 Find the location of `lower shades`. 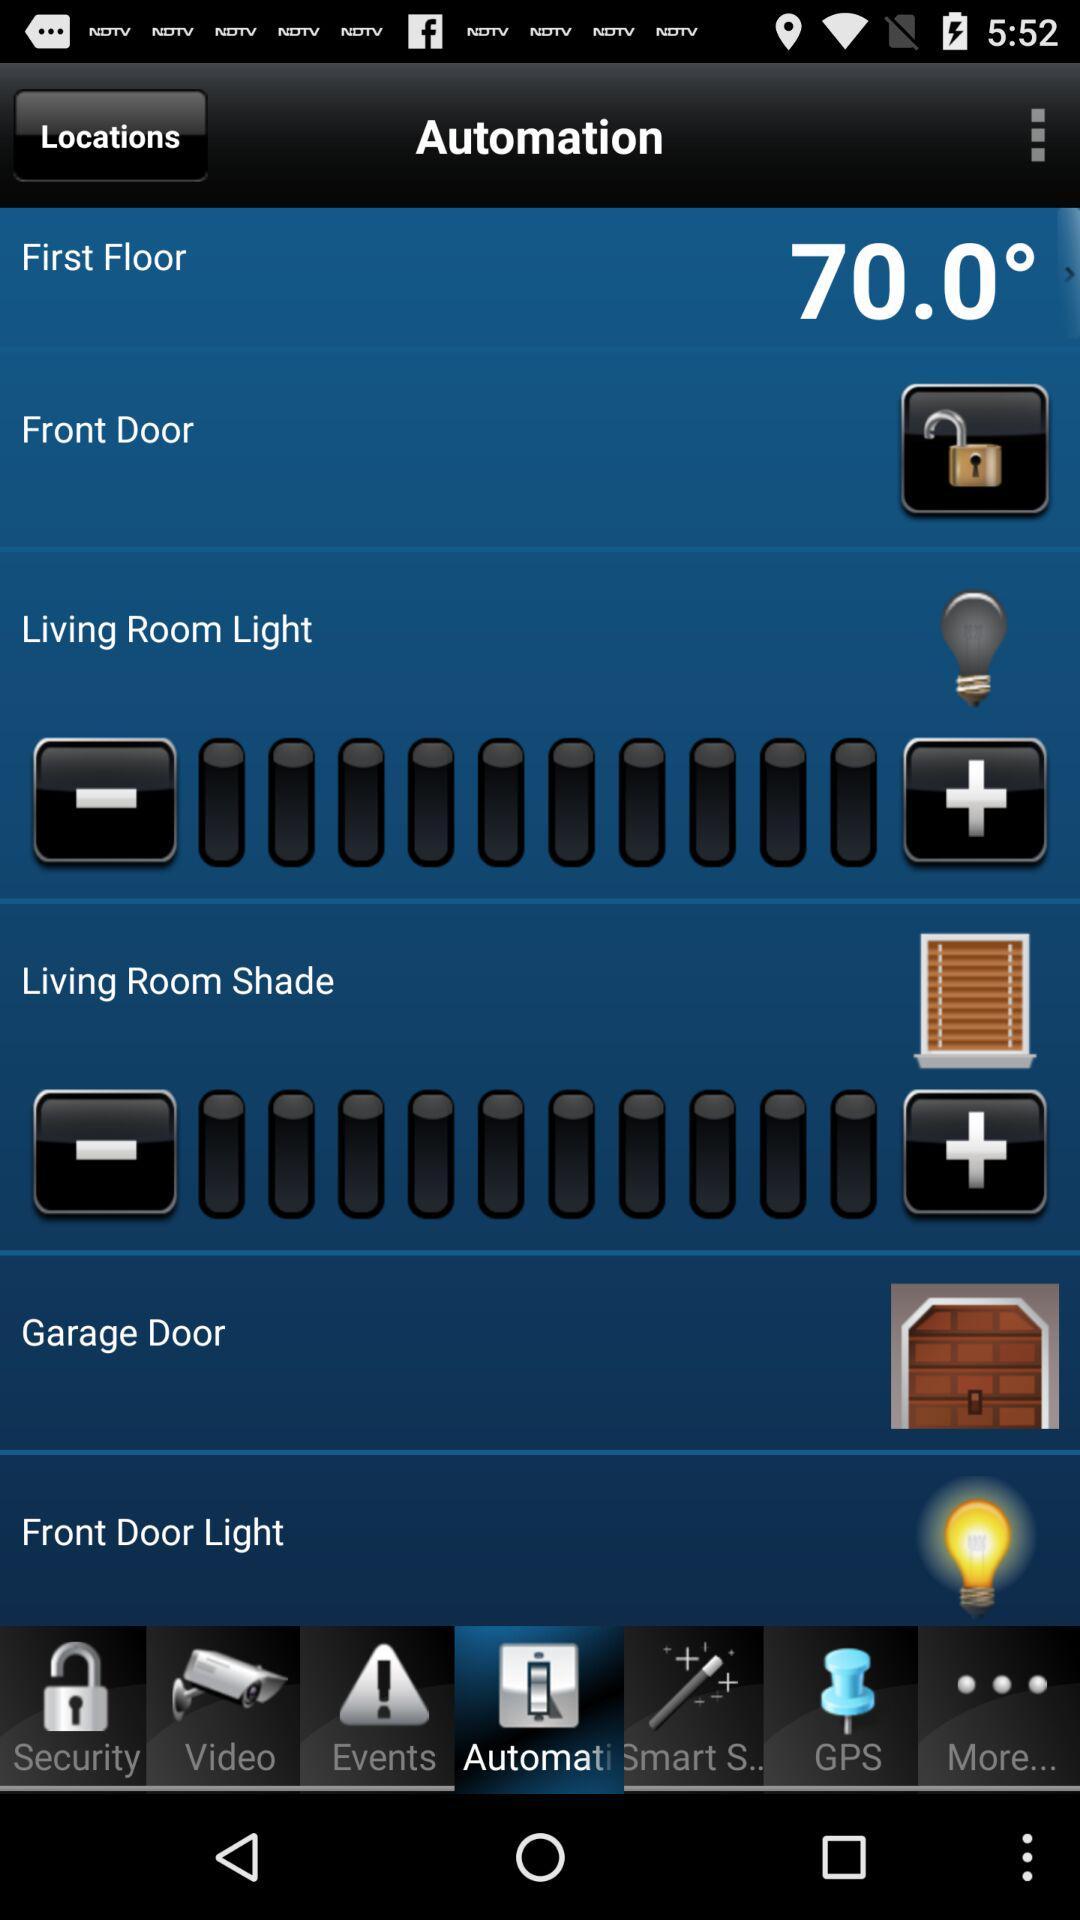

lower shades is located at coordinates (104, 1153).